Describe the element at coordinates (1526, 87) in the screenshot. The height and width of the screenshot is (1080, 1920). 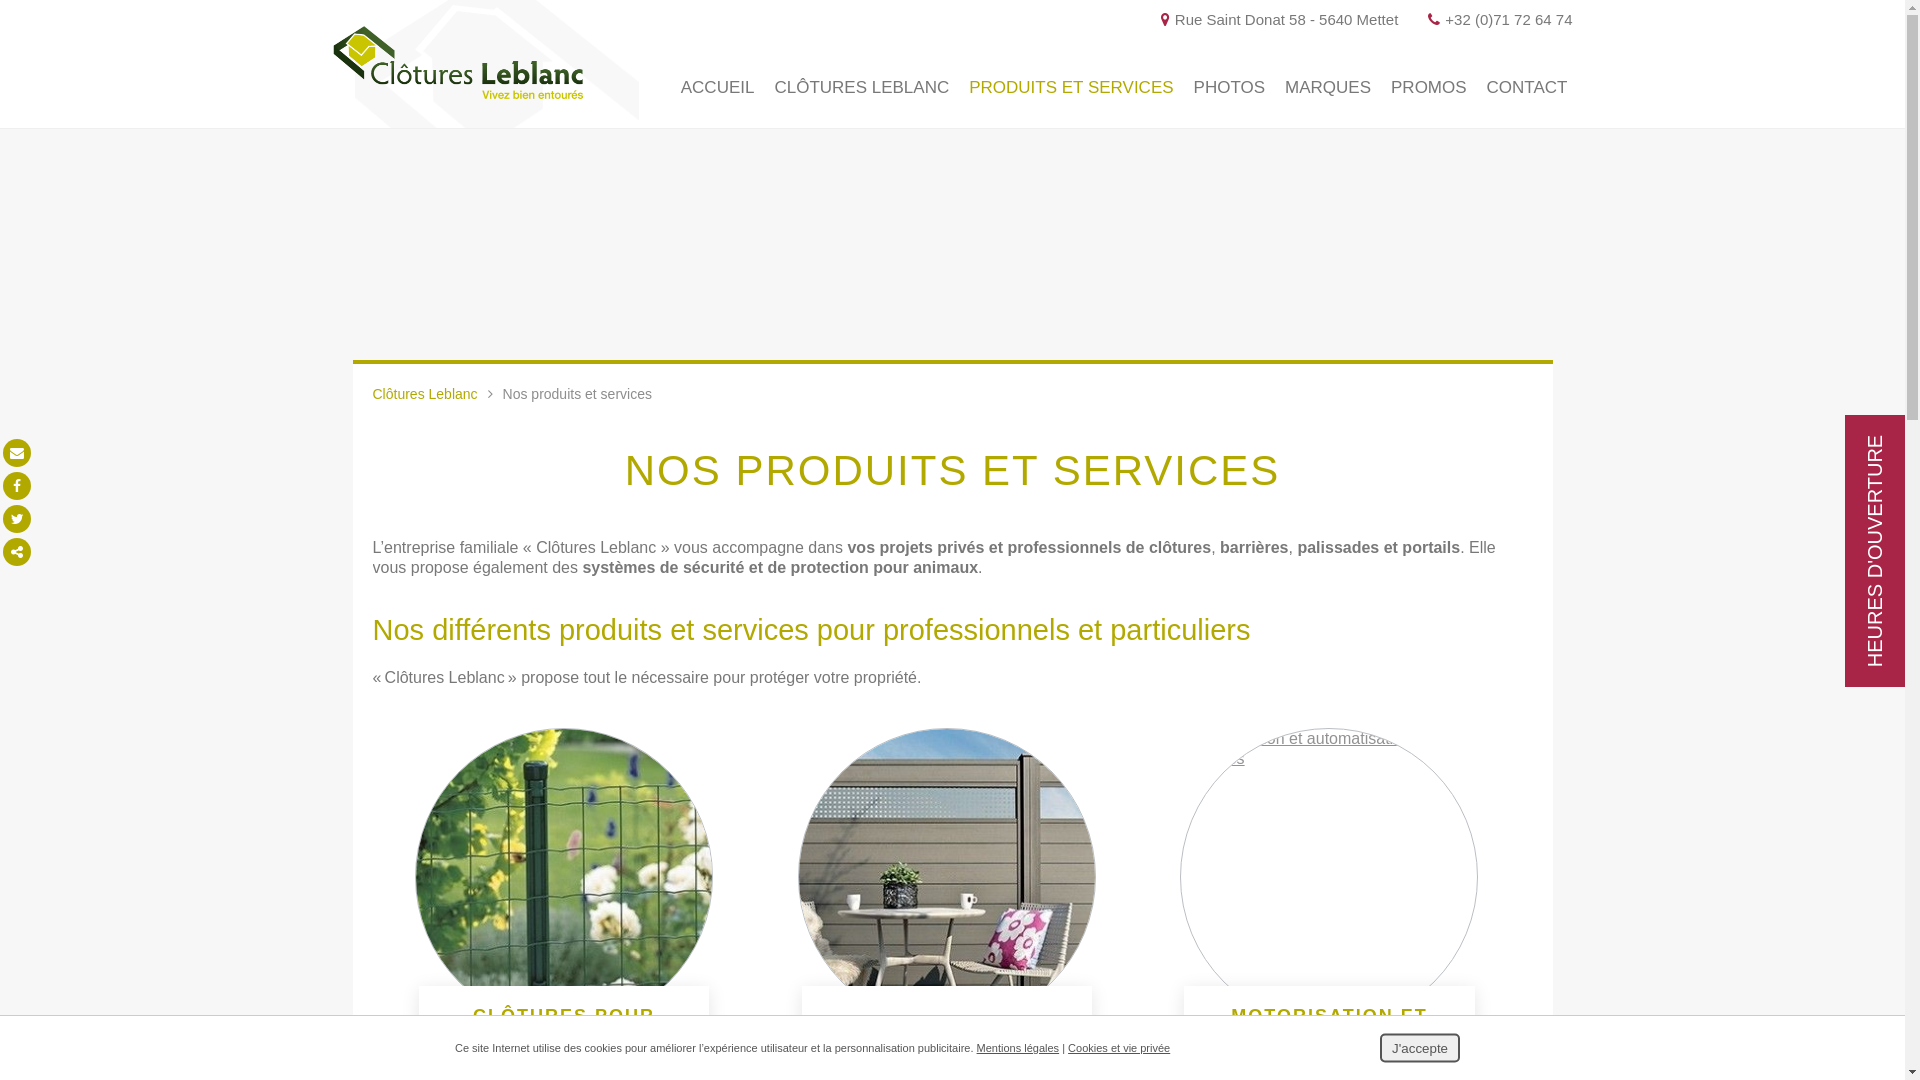
I see `'CONTACT'` at that location.